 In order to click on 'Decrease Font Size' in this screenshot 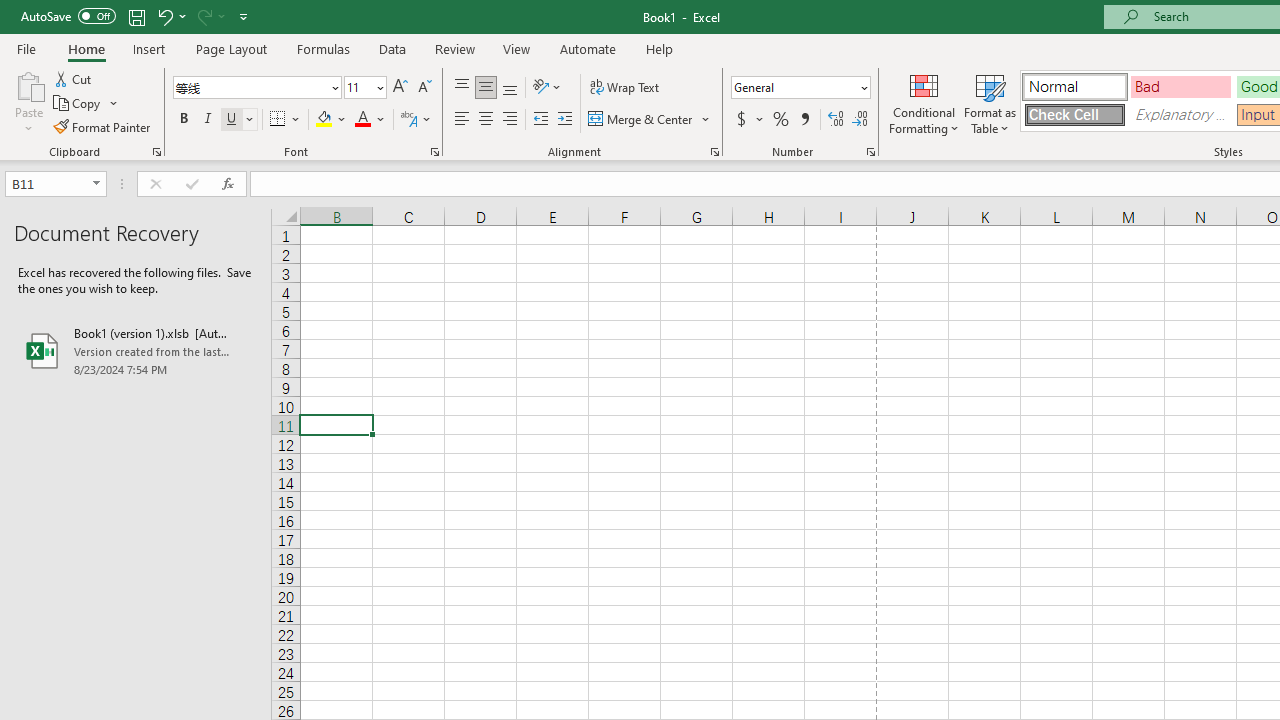, I will do `click(423, 86)`.